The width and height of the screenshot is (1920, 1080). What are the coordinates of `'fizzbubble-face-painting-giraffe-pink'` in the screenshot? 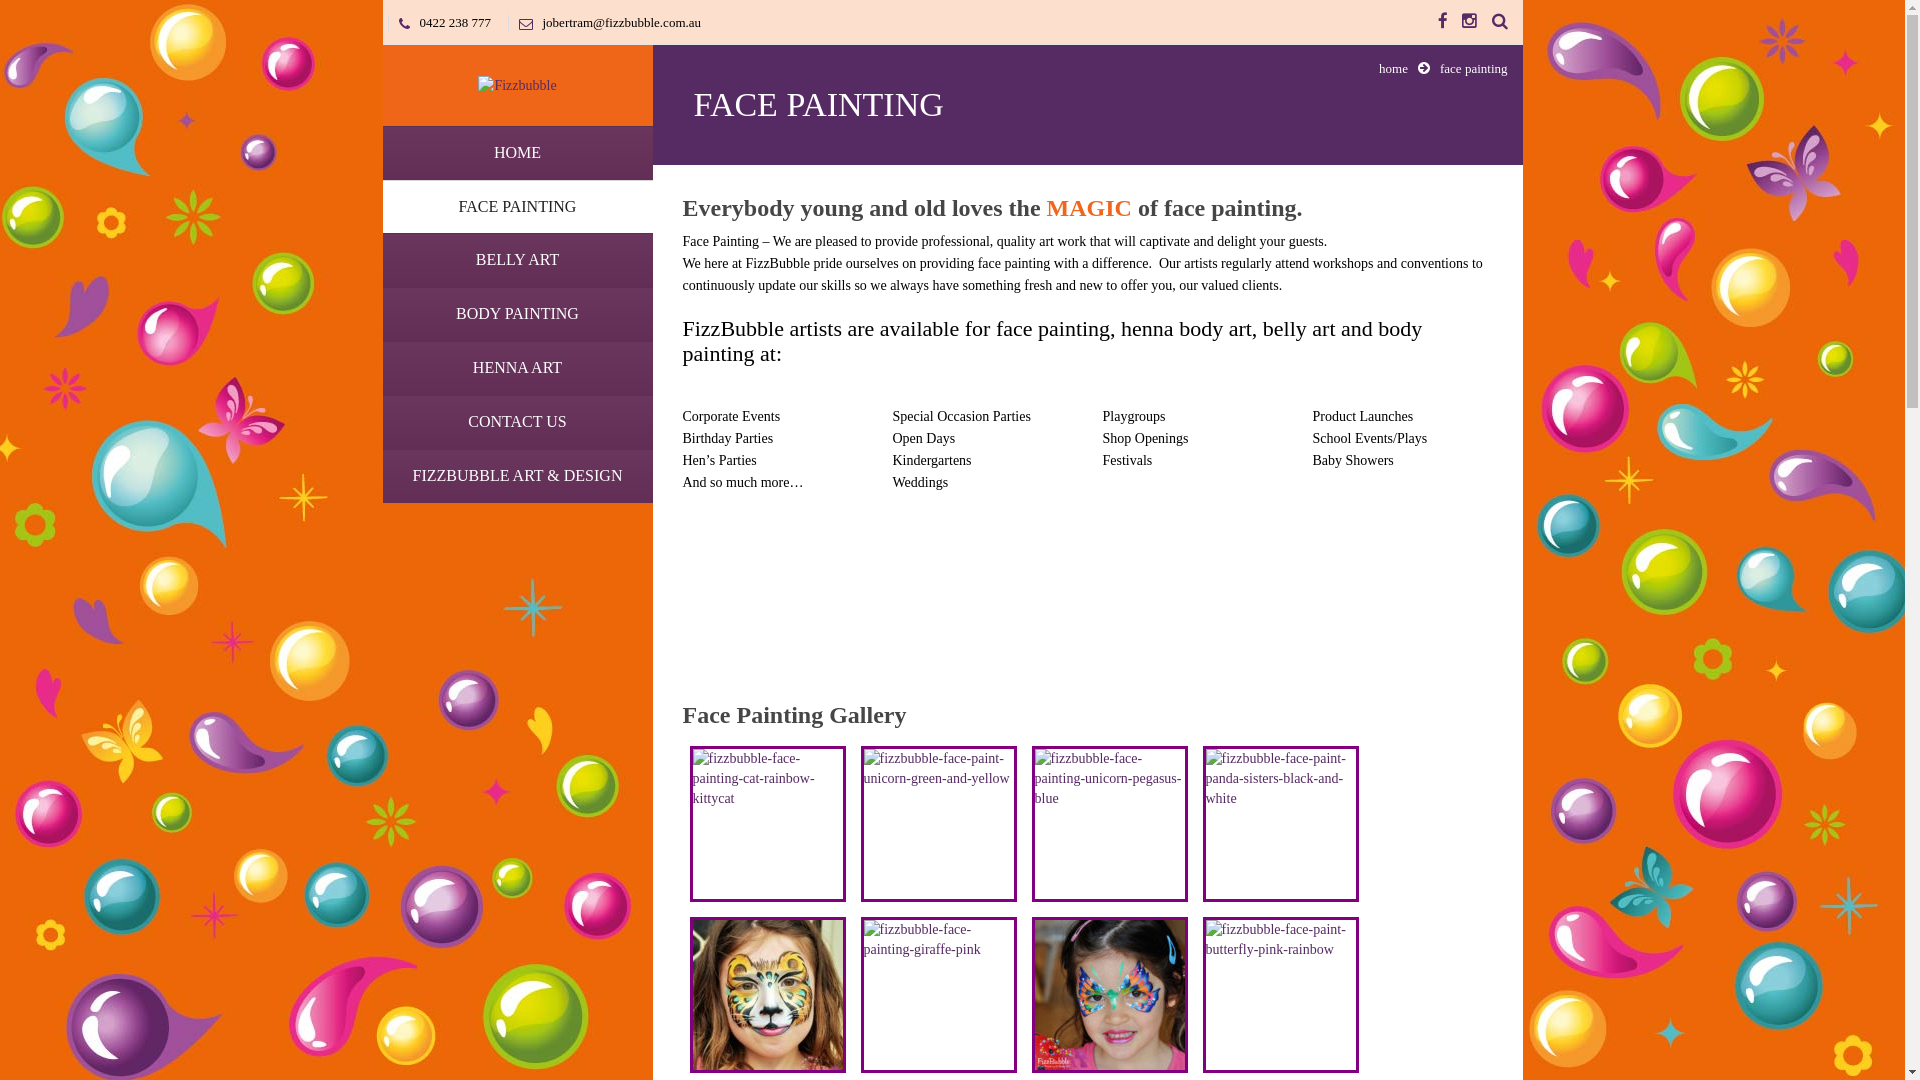 It's located at (938, 995).